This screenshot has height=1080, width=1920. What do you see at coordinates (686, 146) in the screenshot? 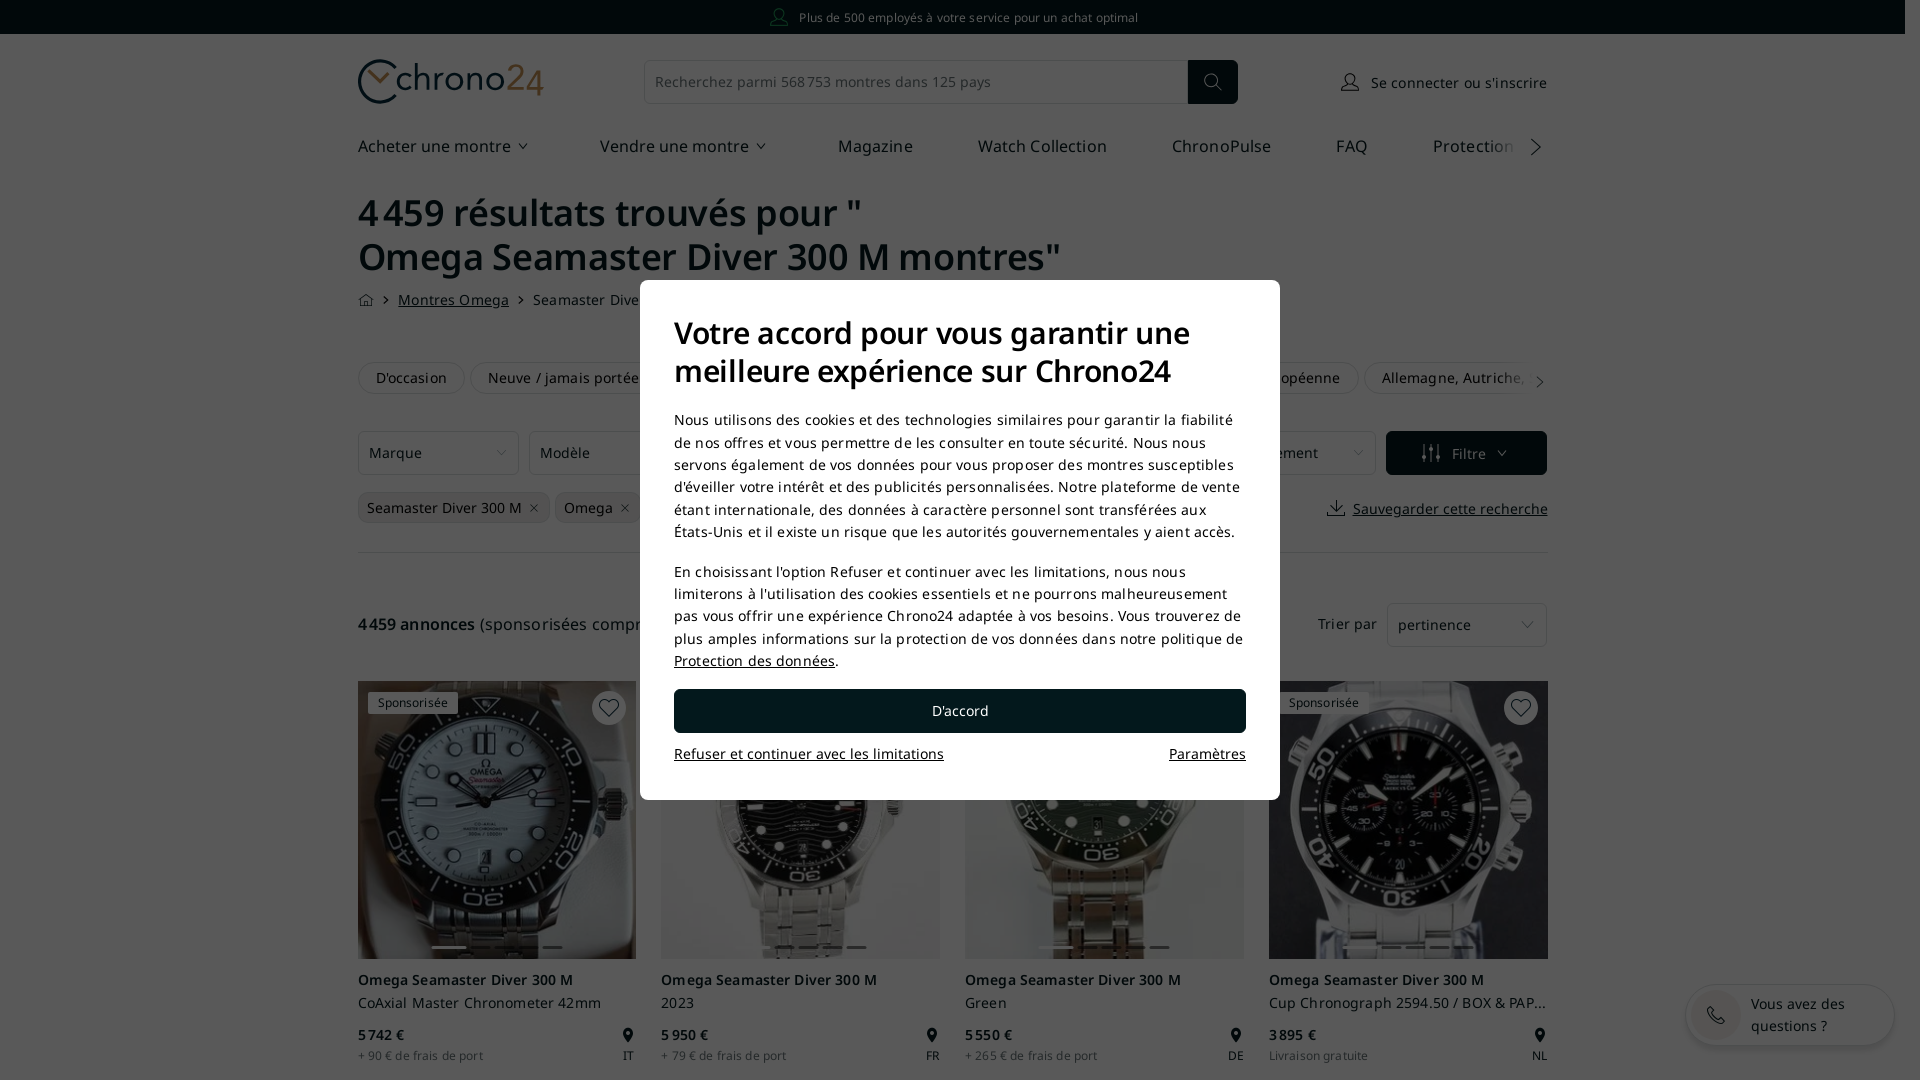
I see `'Vendre une montre'` at bounding box center [686, 146].